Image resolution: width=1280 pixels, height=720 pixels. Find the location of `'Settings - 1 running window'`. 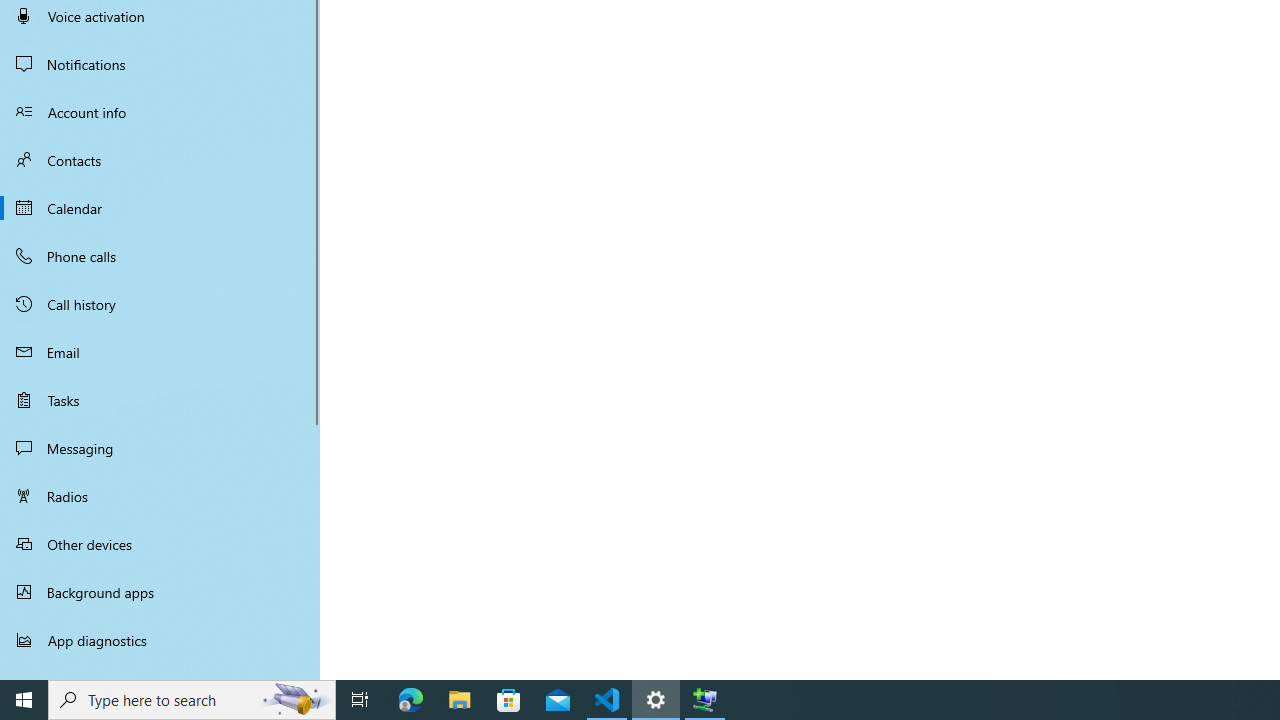

'Settings - 1 running window' is located at coordinates (656, 698).